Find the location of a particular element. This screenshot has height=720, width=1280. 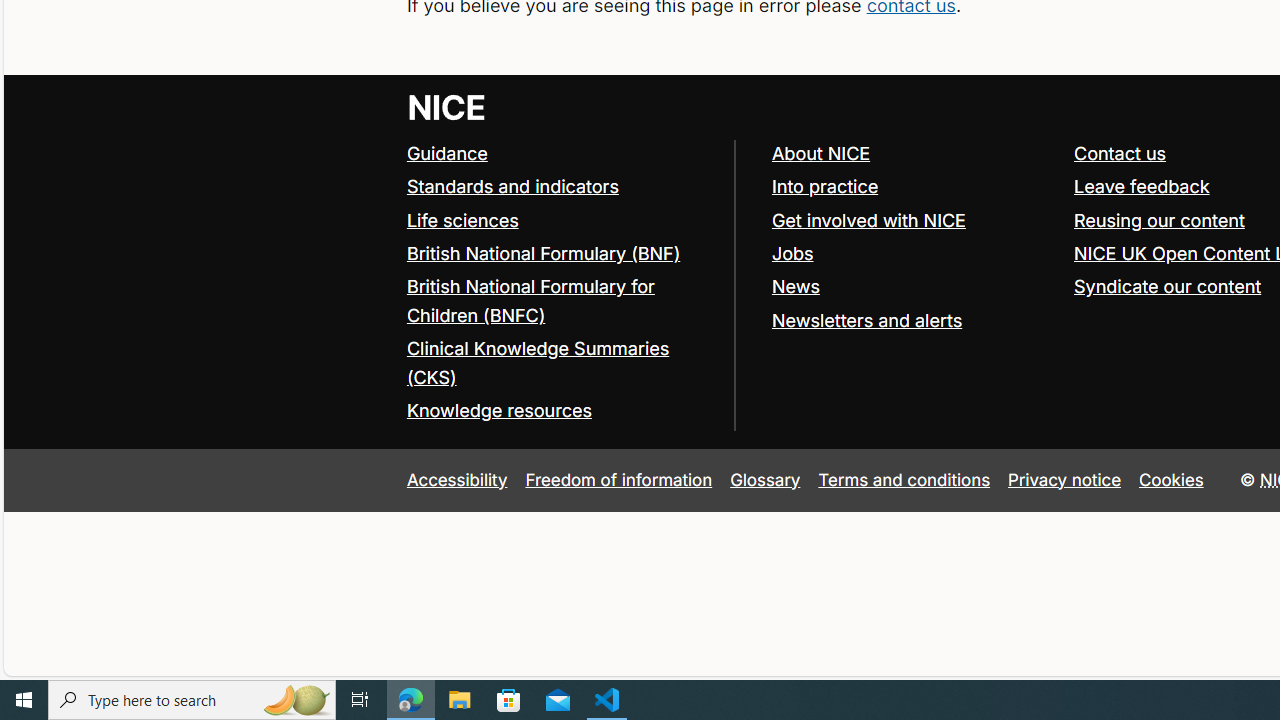

'Contact us' is located at coordinates (1120, 152).